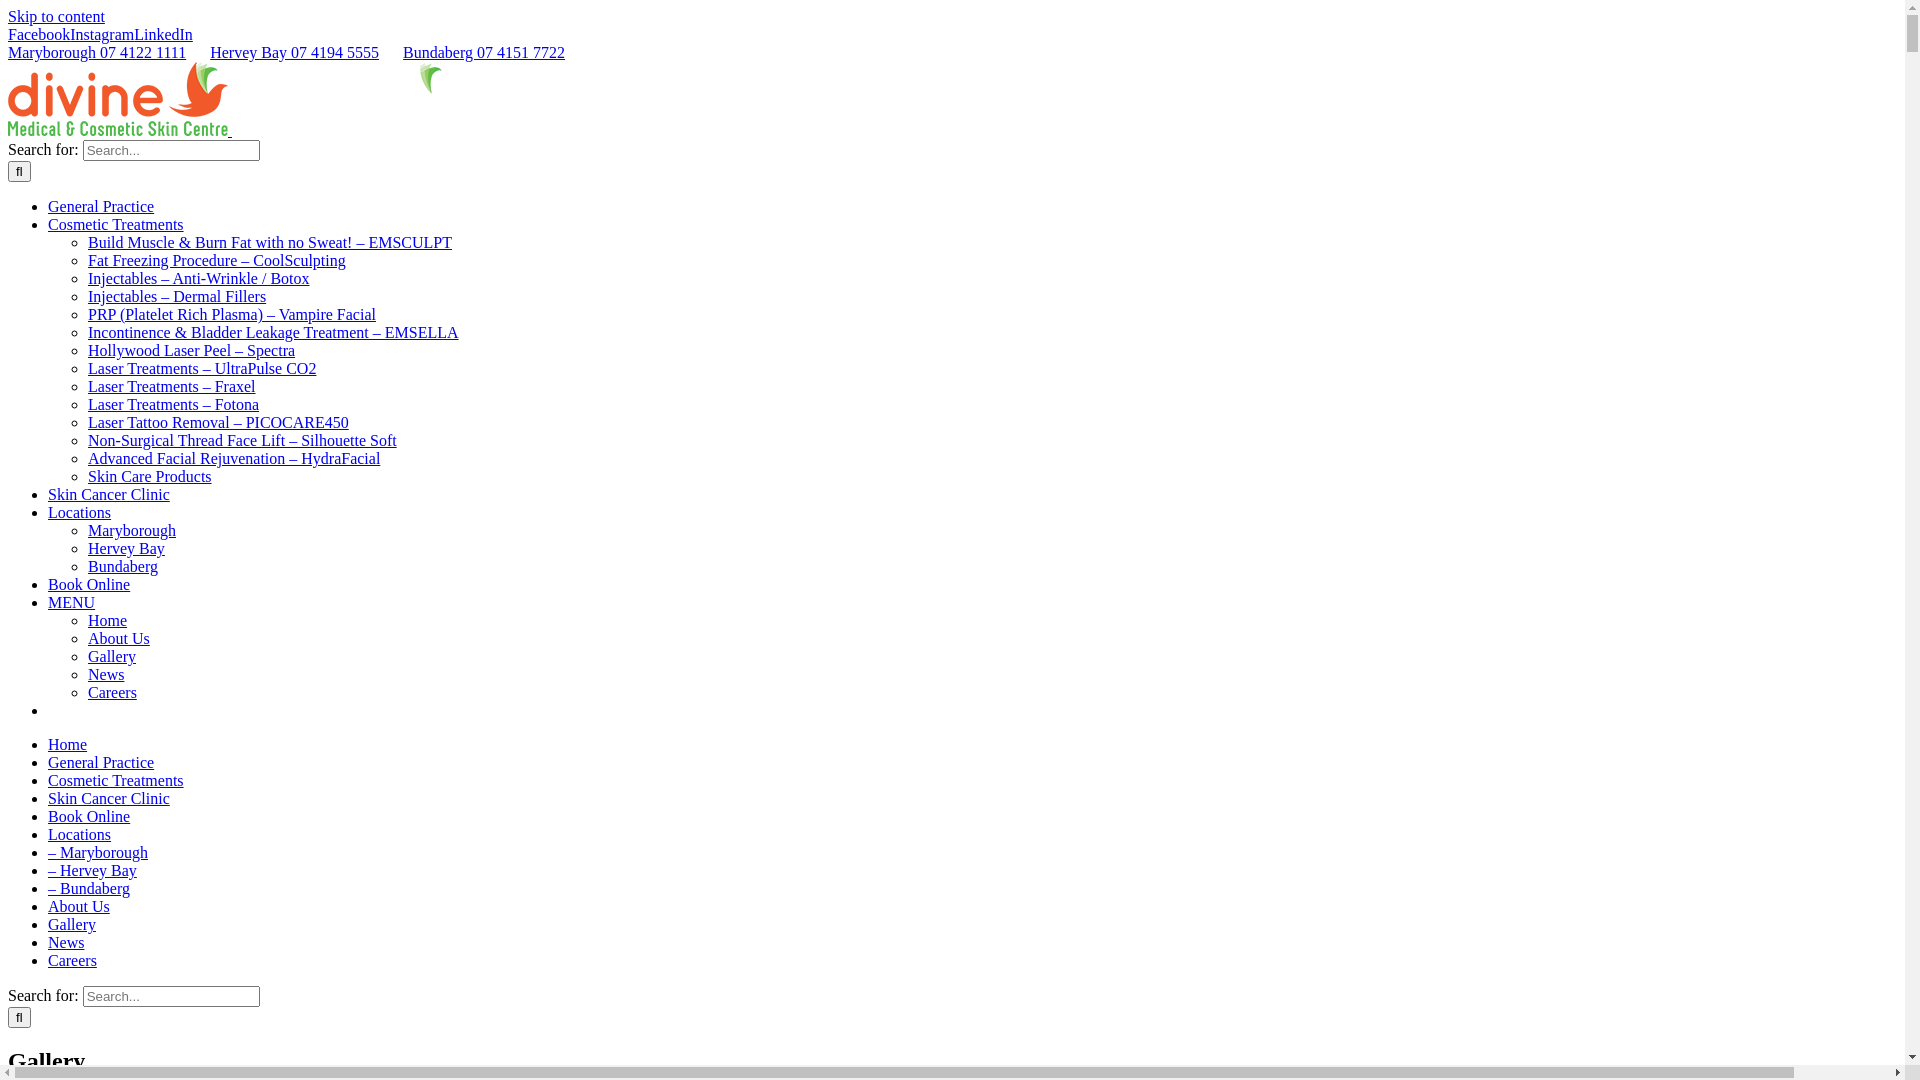  What do you see at coordinates (100, 34) in the screenshot?
I see `'Instagram'` at bounding box center [100, 34].